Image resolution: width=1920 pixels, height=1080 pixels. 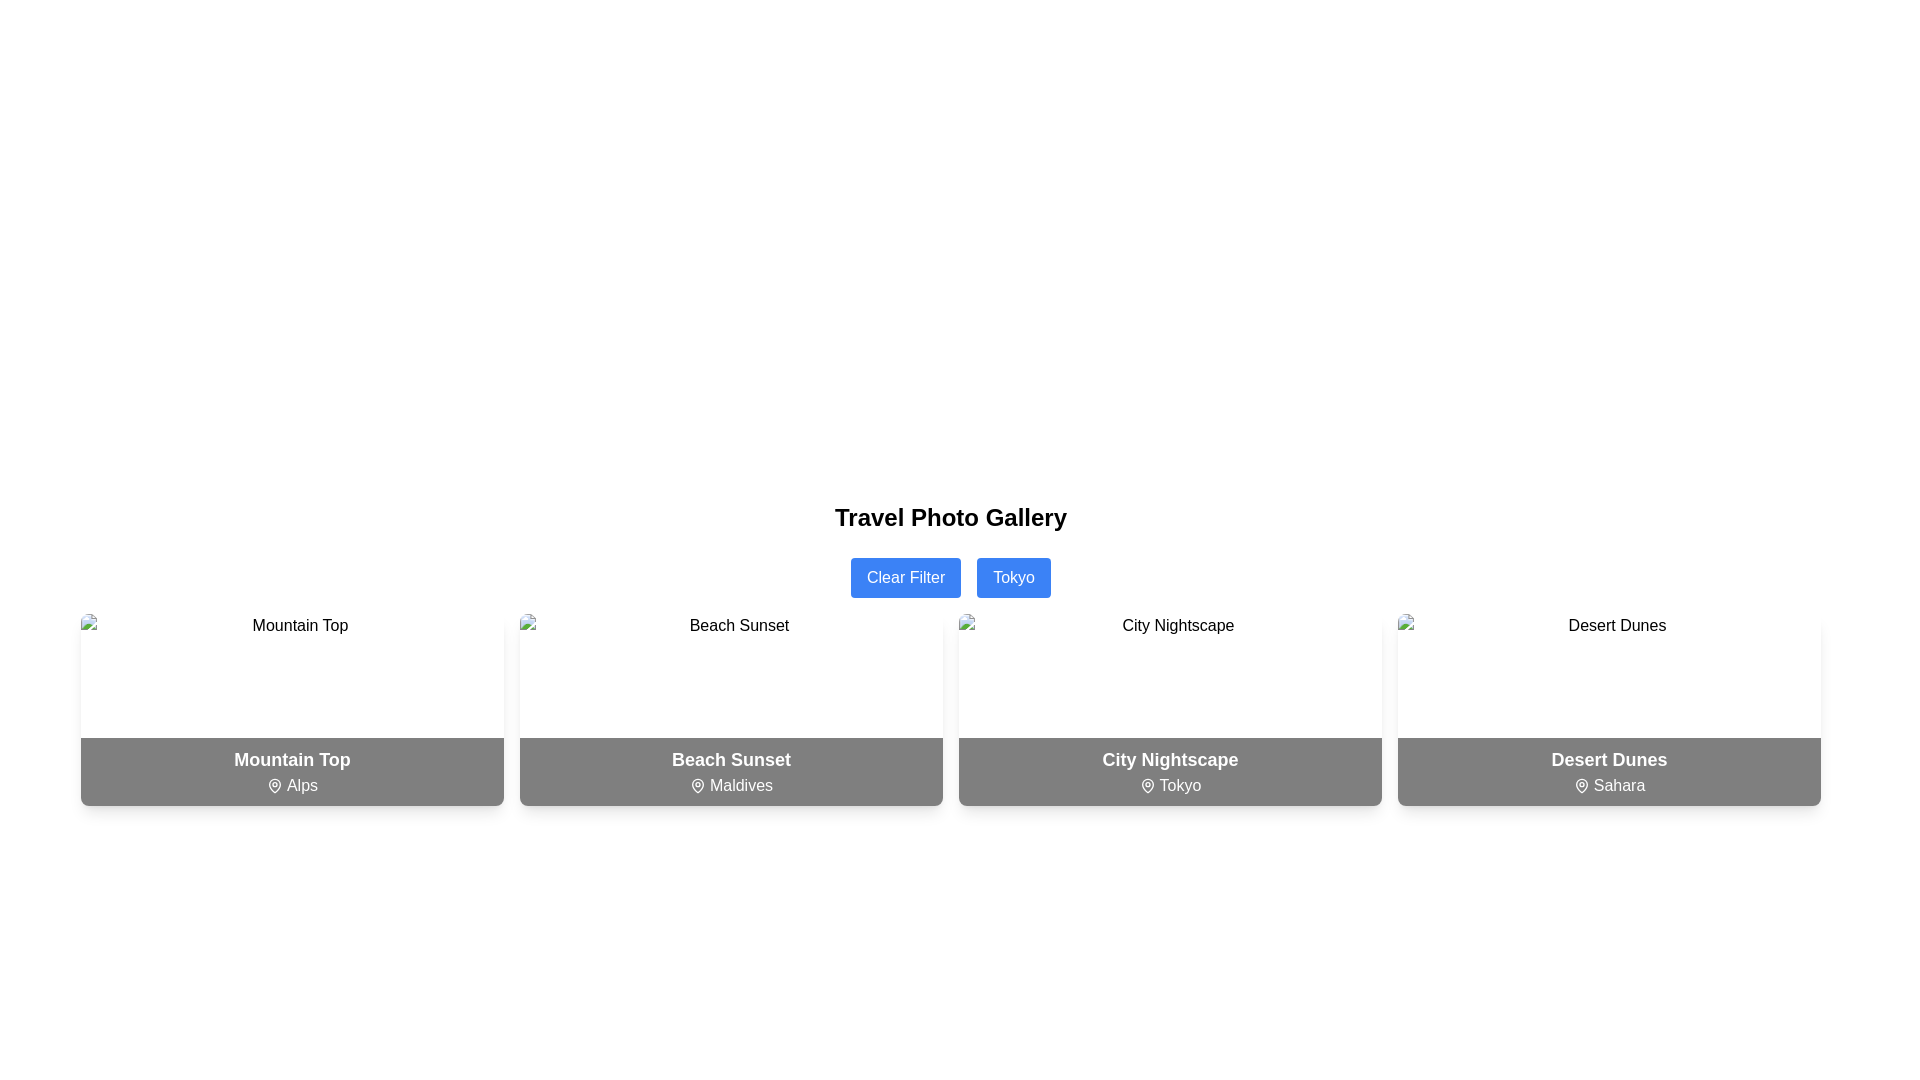 I want to click on the button designed to clear filters in the photo gallery, so click(x=905, y=578).